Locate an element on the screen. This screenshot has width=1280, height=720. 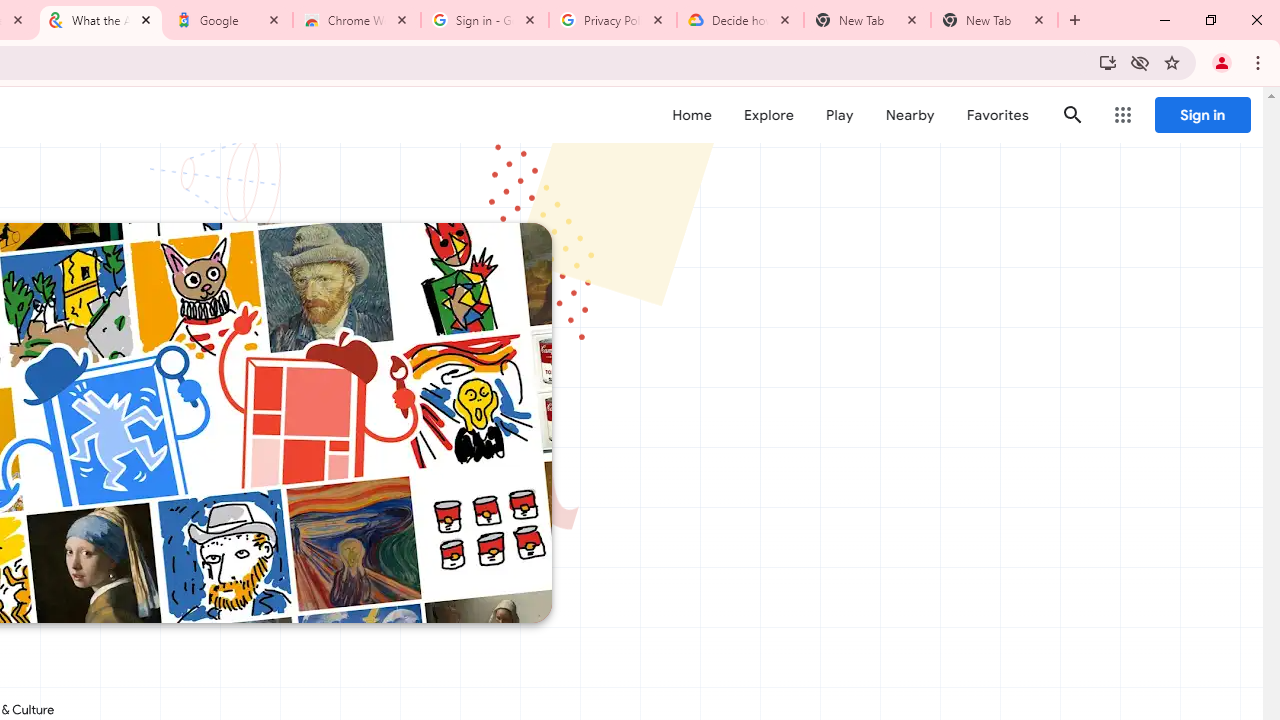
'Sign in - Google Accounts' is located at coordinates (485, 20).